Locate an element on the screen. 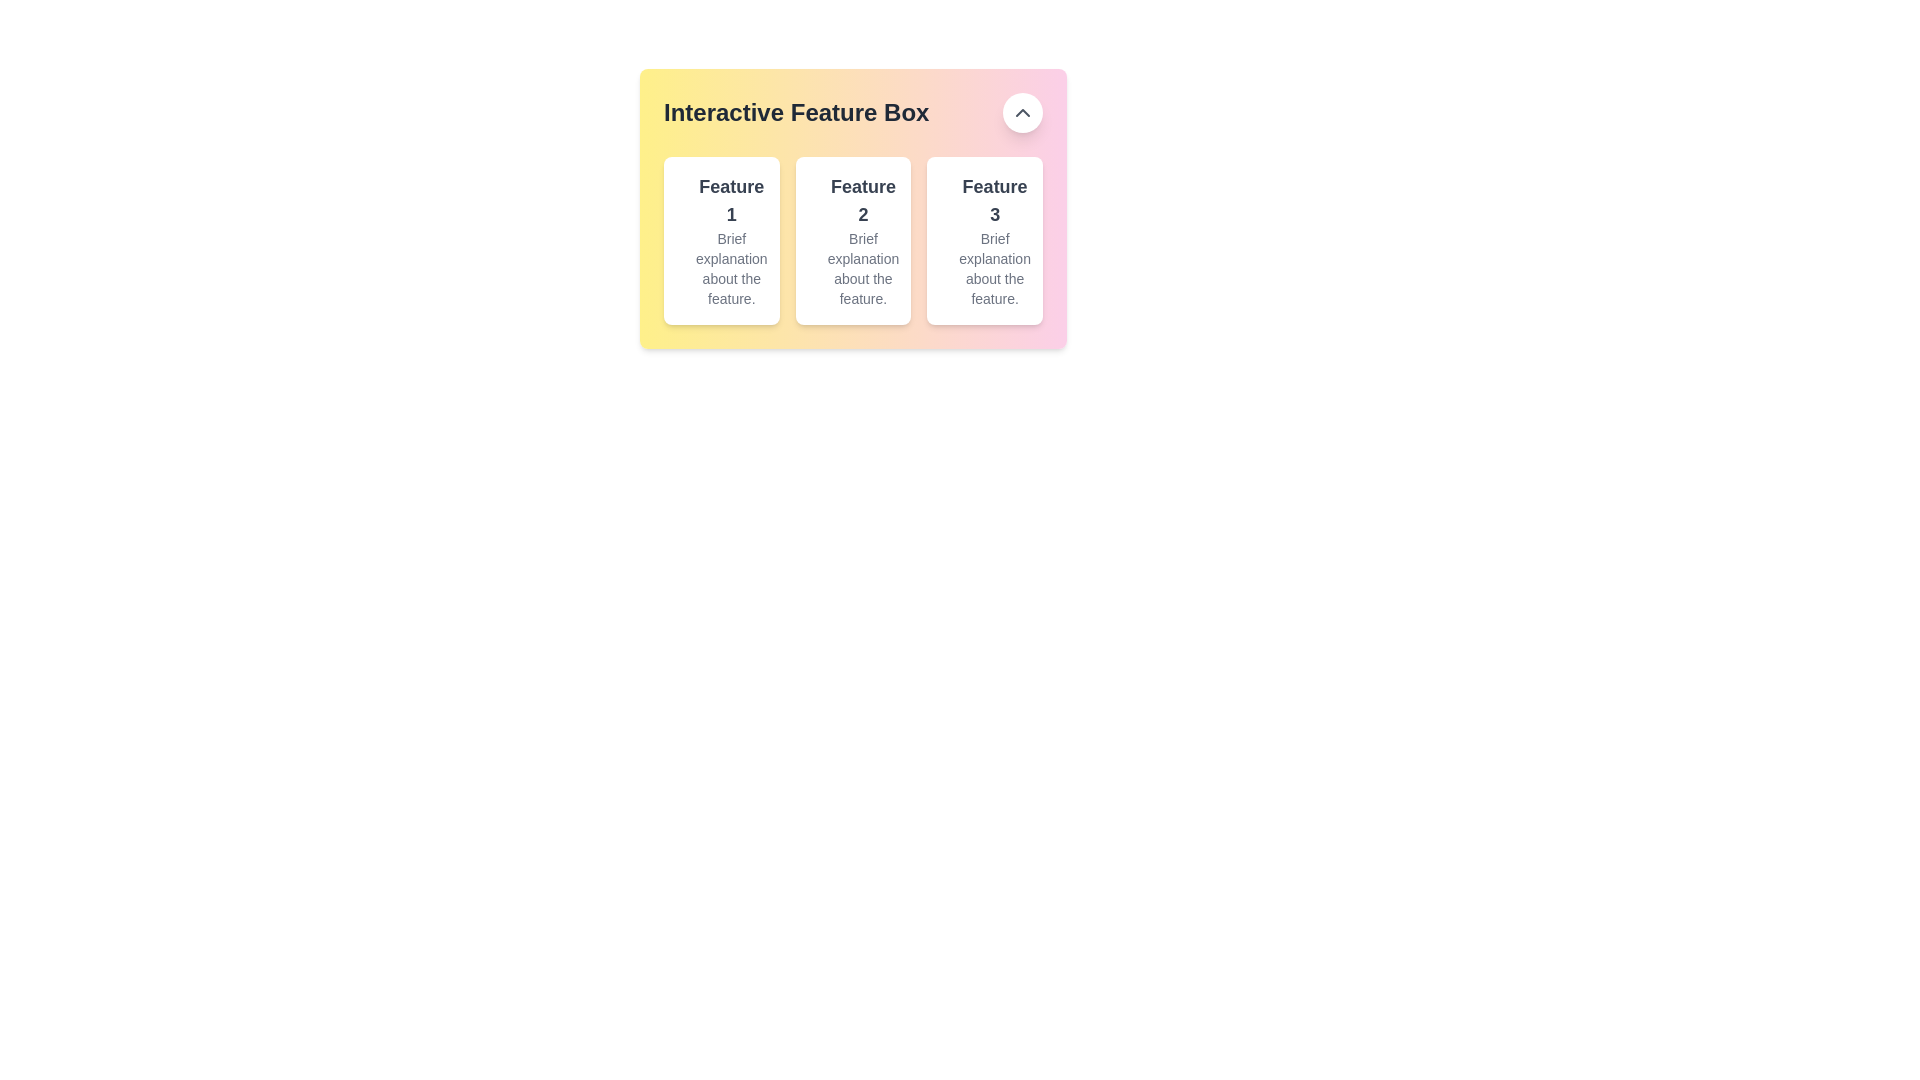  the Text label indicating information about 'Feature 2', which is located in the second column beneath the header 'Interactive Feature Box' is located at coordinates (863, 200).